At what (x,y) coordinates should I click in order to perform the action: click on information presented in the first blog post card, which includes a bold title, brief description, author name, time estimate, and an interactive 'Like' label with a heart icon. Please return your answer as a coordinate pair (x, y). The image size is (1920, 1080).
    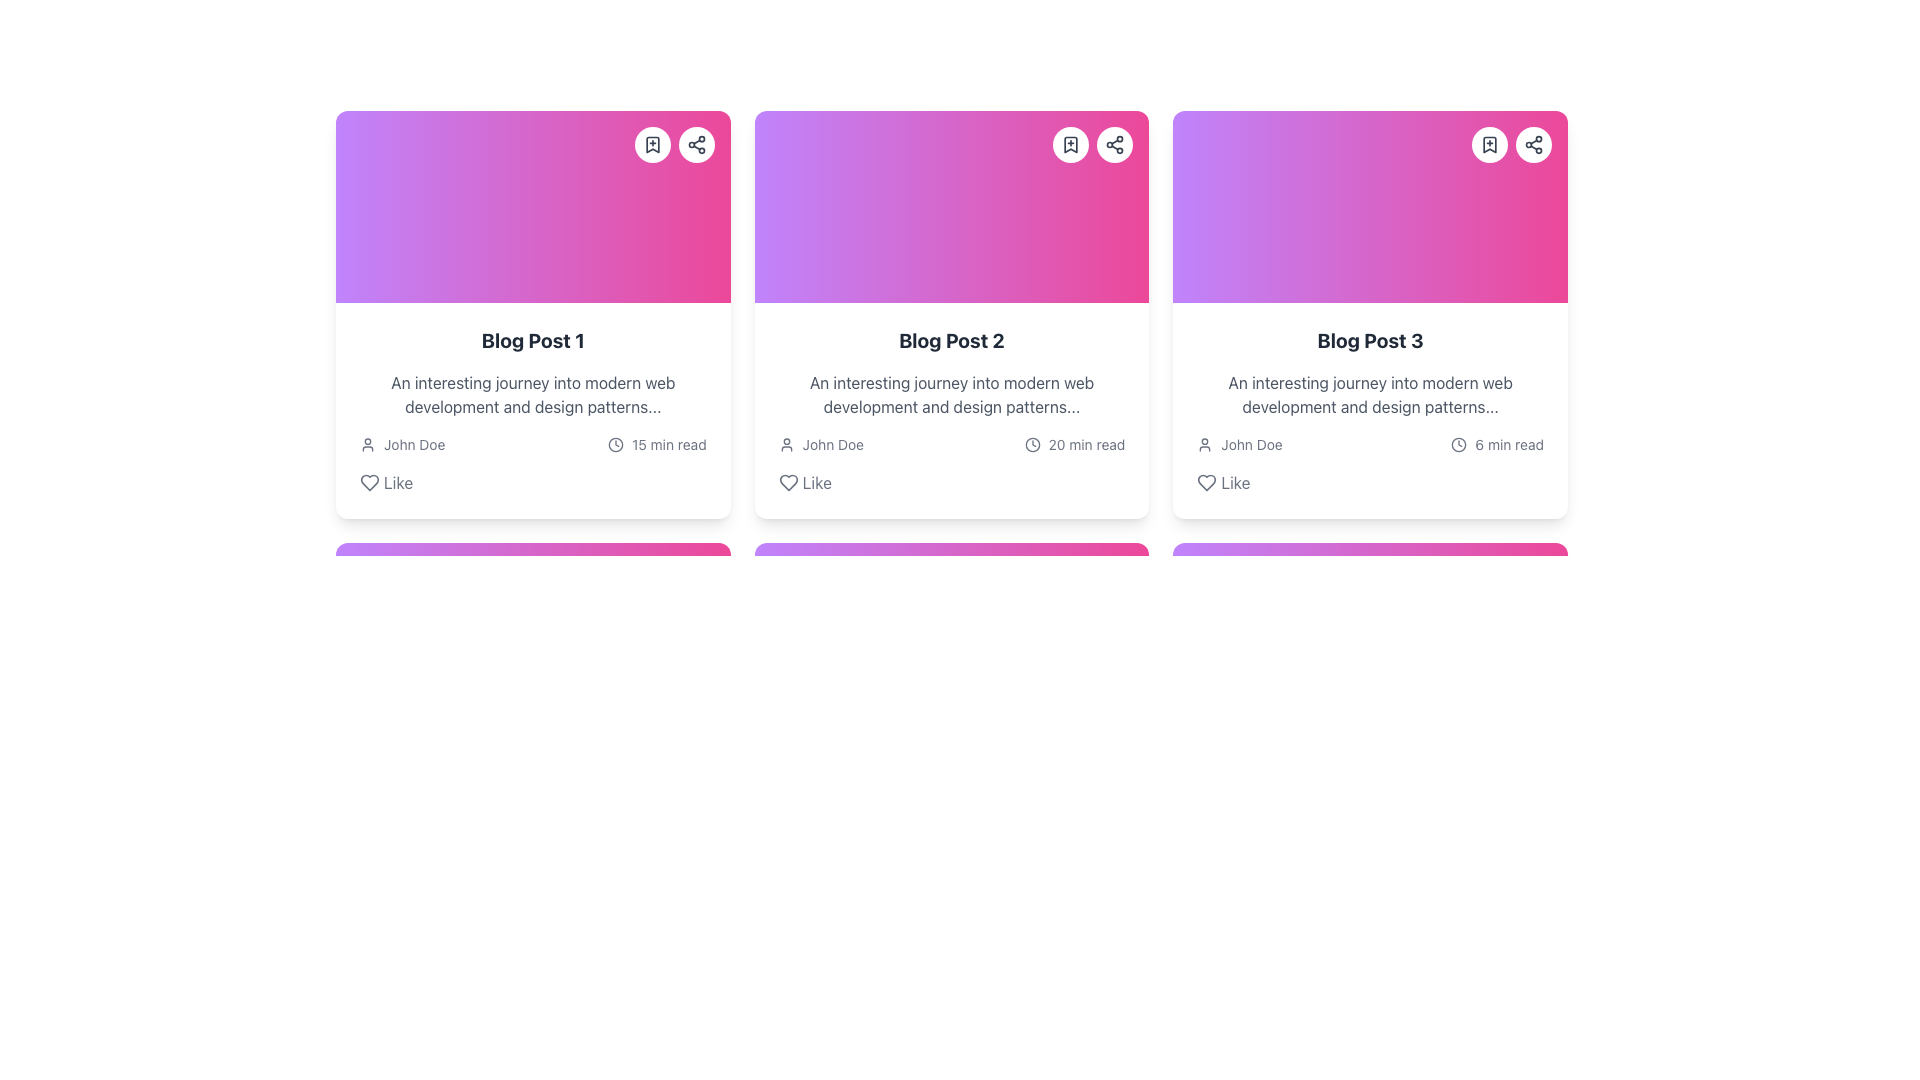
    Looking at the image, I should click on (533, 410).